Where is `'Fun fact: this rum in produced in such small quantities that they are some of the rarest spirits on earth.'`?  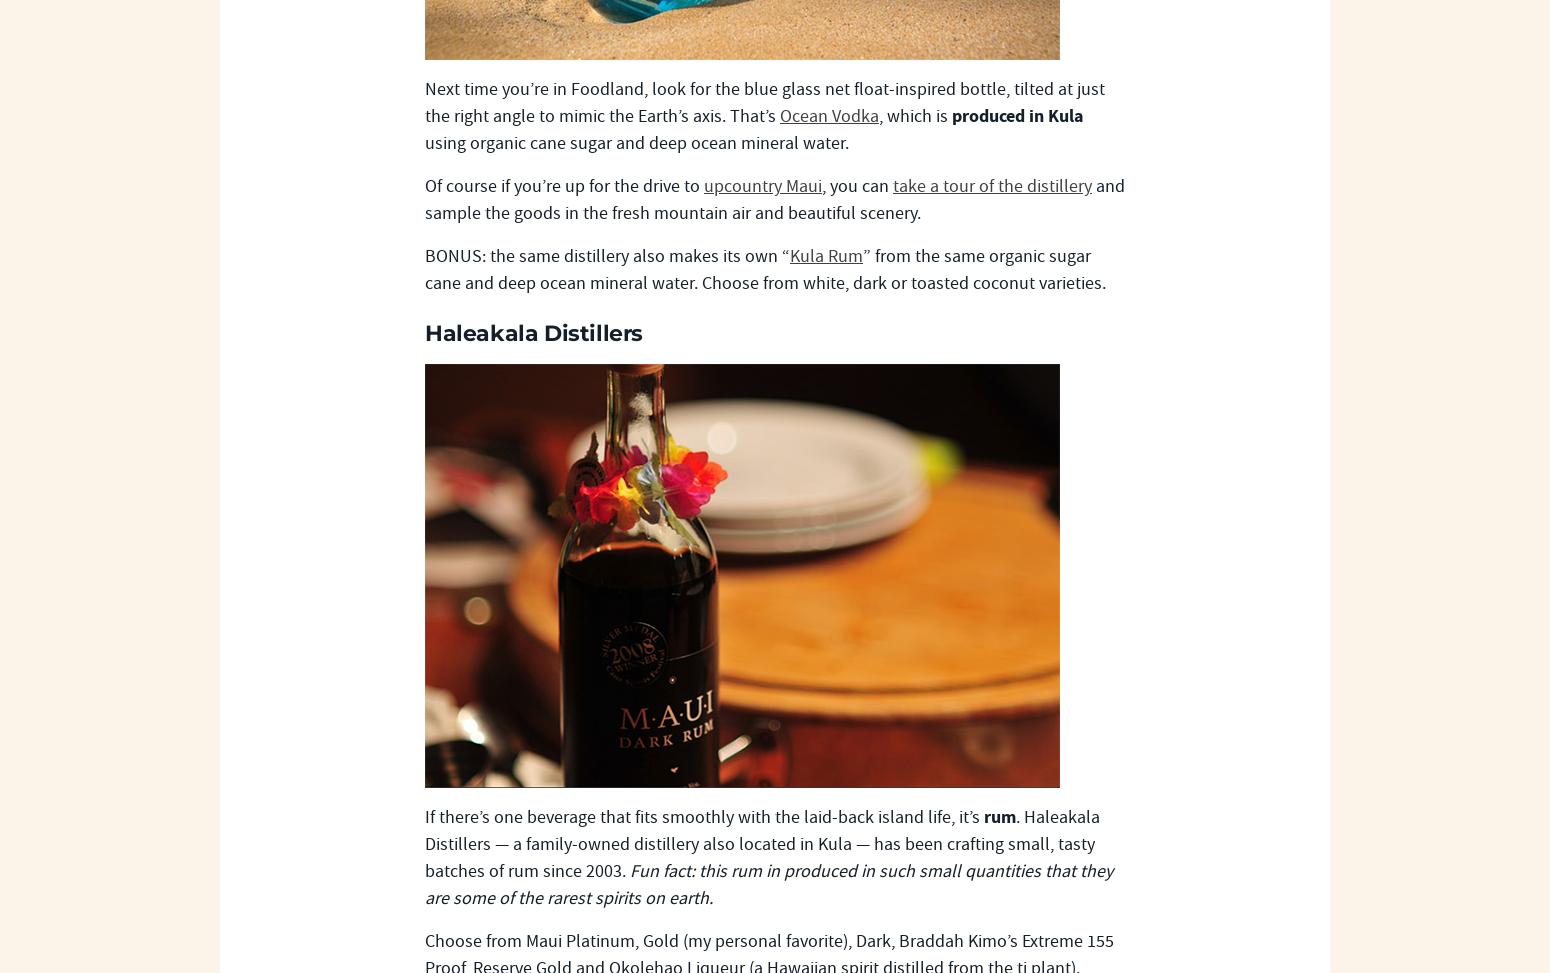
'Fun fact: this rum in produced in such small quantities that they are some of the rarest spirits on earth.' is located at coordinates (768, 883).